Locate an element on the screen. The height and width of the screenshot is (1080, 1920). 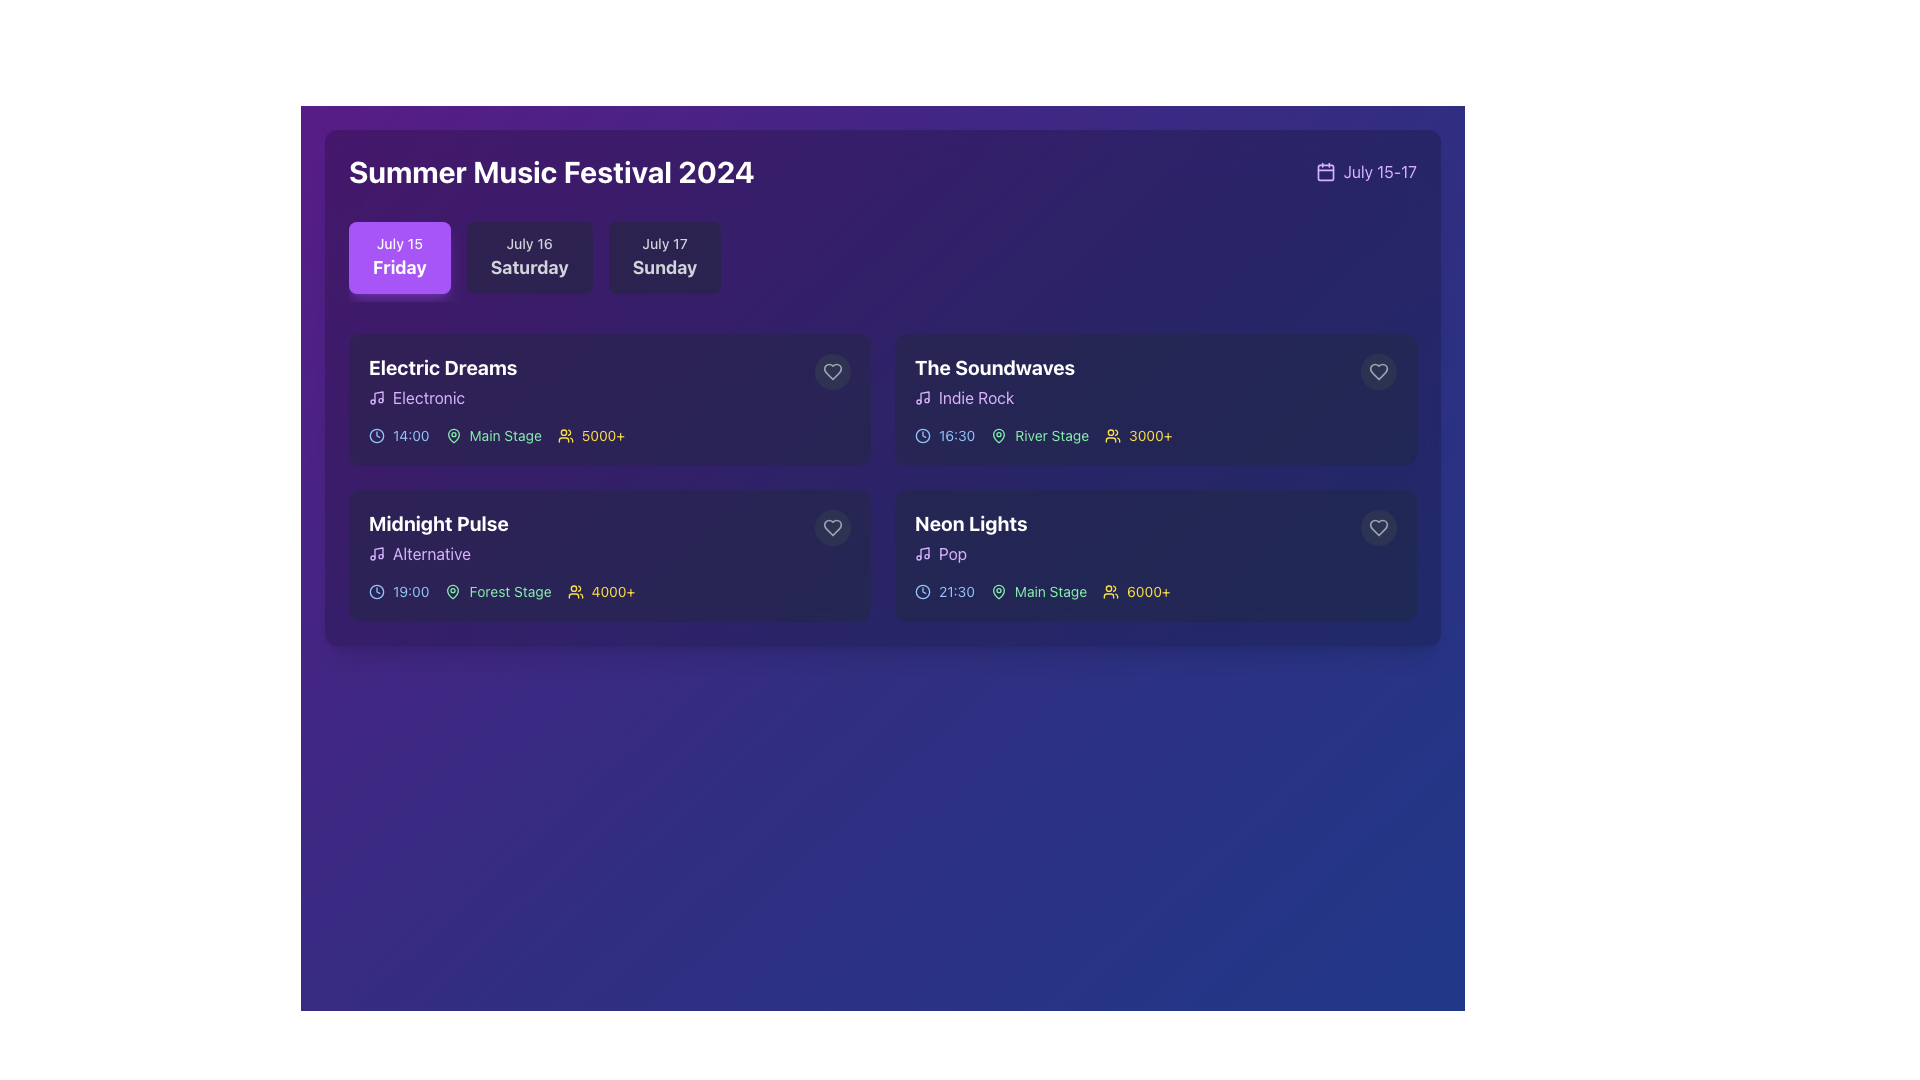
the map pin icon located to the left of the 'Main Stage' text within the 'Electric Dreams' event card is located at coordinates (452, 434).